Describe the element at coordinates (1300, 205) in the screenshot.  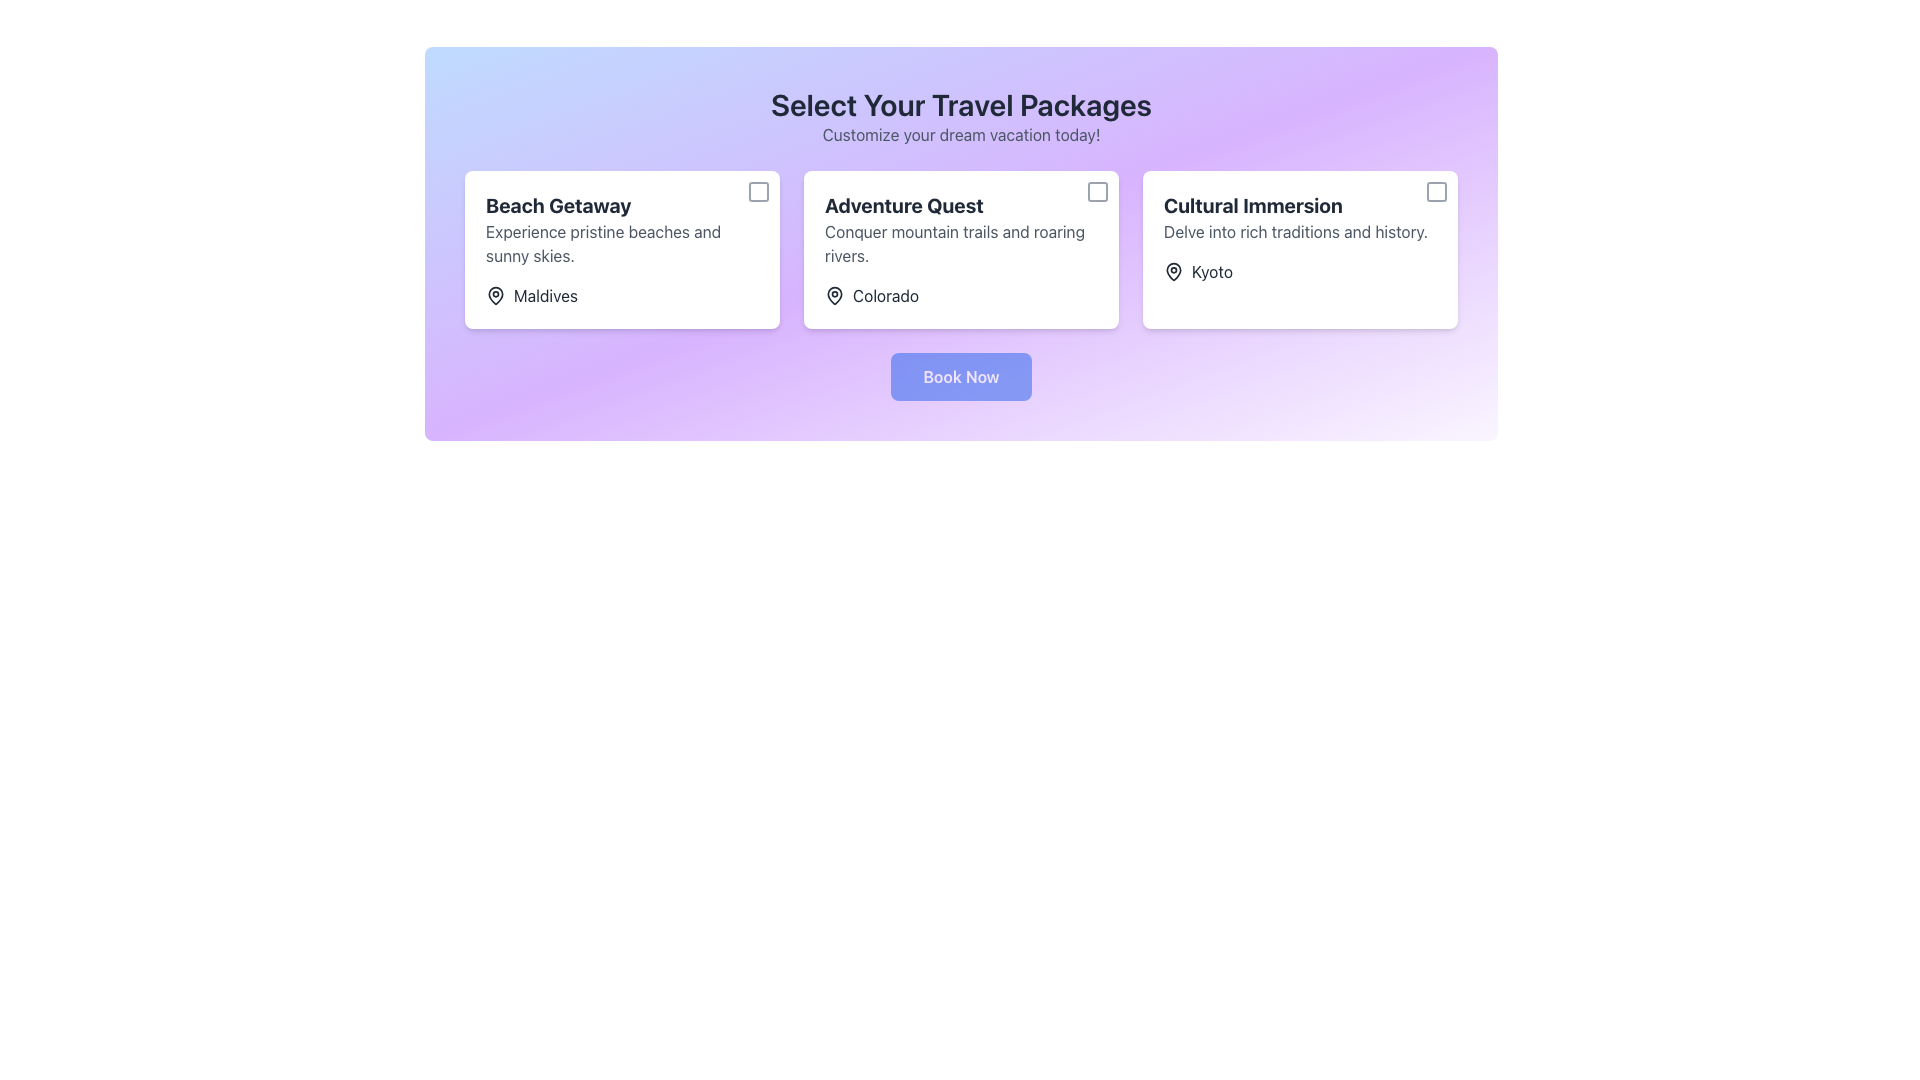
I see `the text label that serves as the title of the travel package option, located at the top of the rightmost card in a row of three` at that location.